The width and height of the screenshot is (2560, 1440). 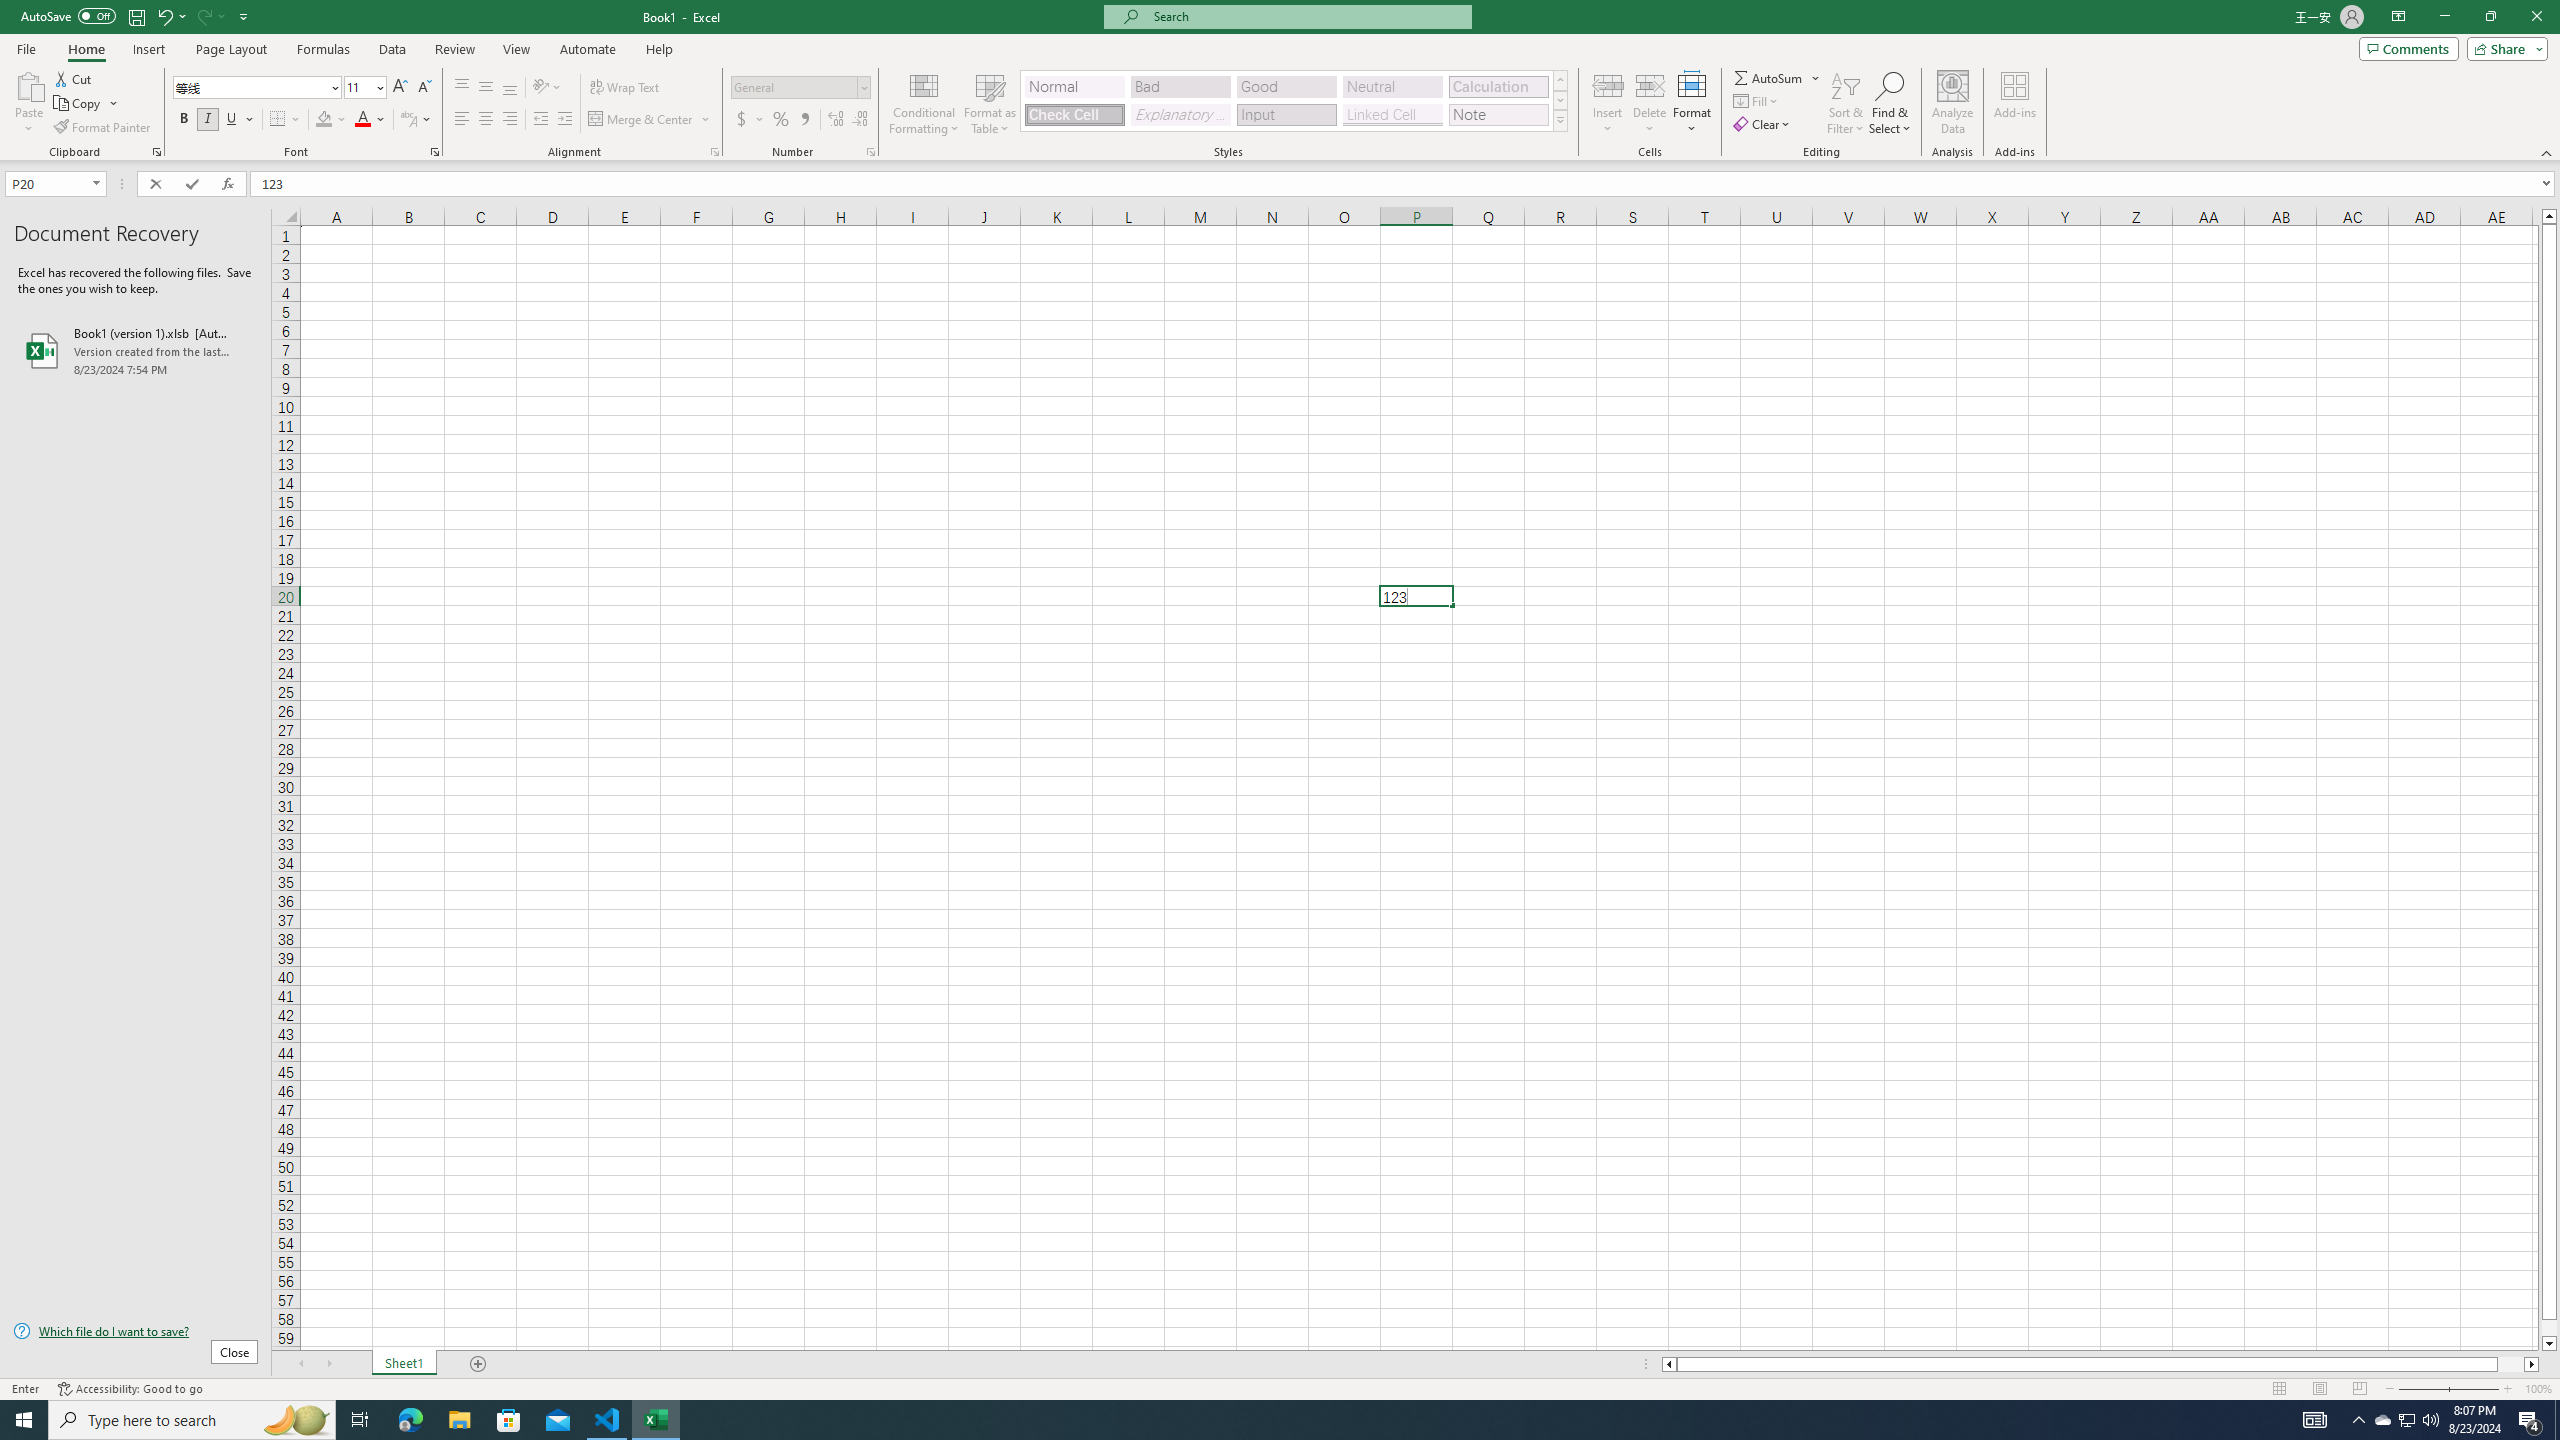 I want to click on 'Check Cell', so click(x=1075, y=114).